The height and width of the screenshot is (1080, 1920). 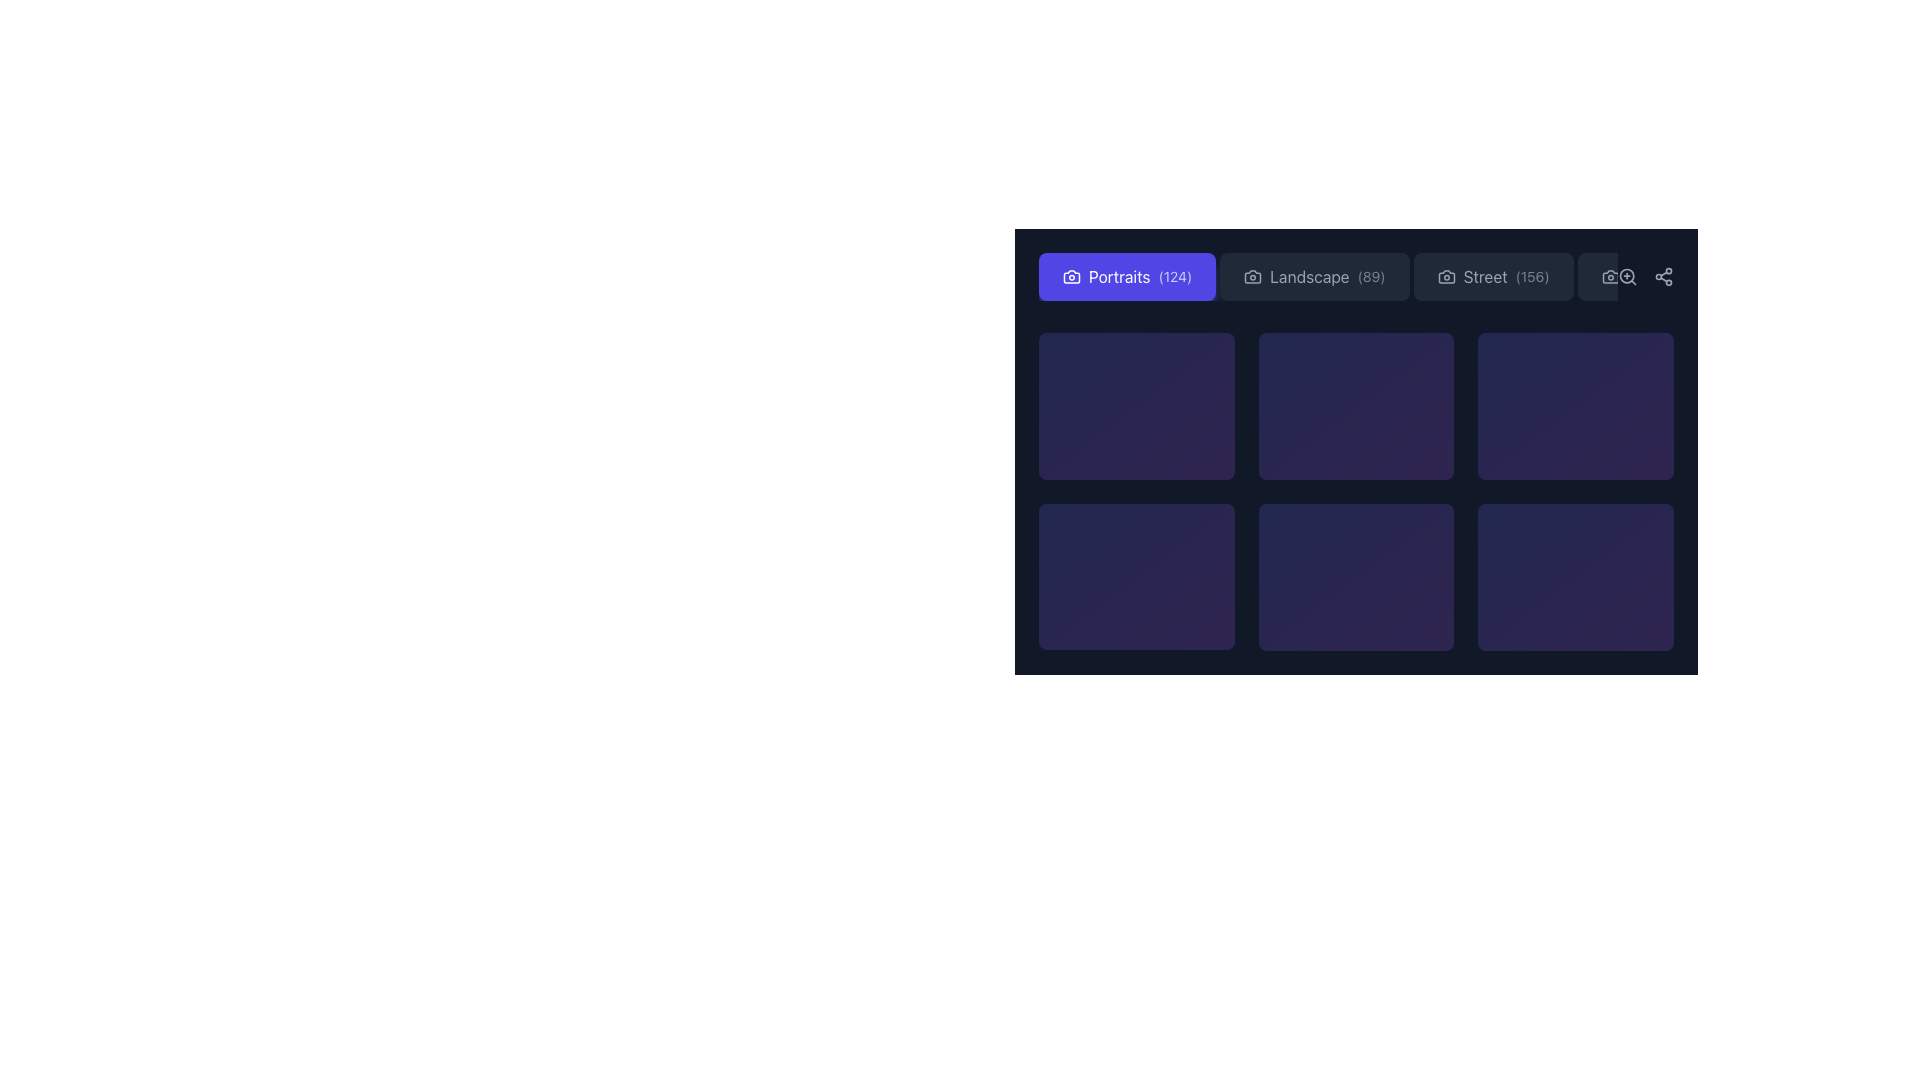 I want to click on the 'Landscape' category tab, so click(x=1328, y=277).